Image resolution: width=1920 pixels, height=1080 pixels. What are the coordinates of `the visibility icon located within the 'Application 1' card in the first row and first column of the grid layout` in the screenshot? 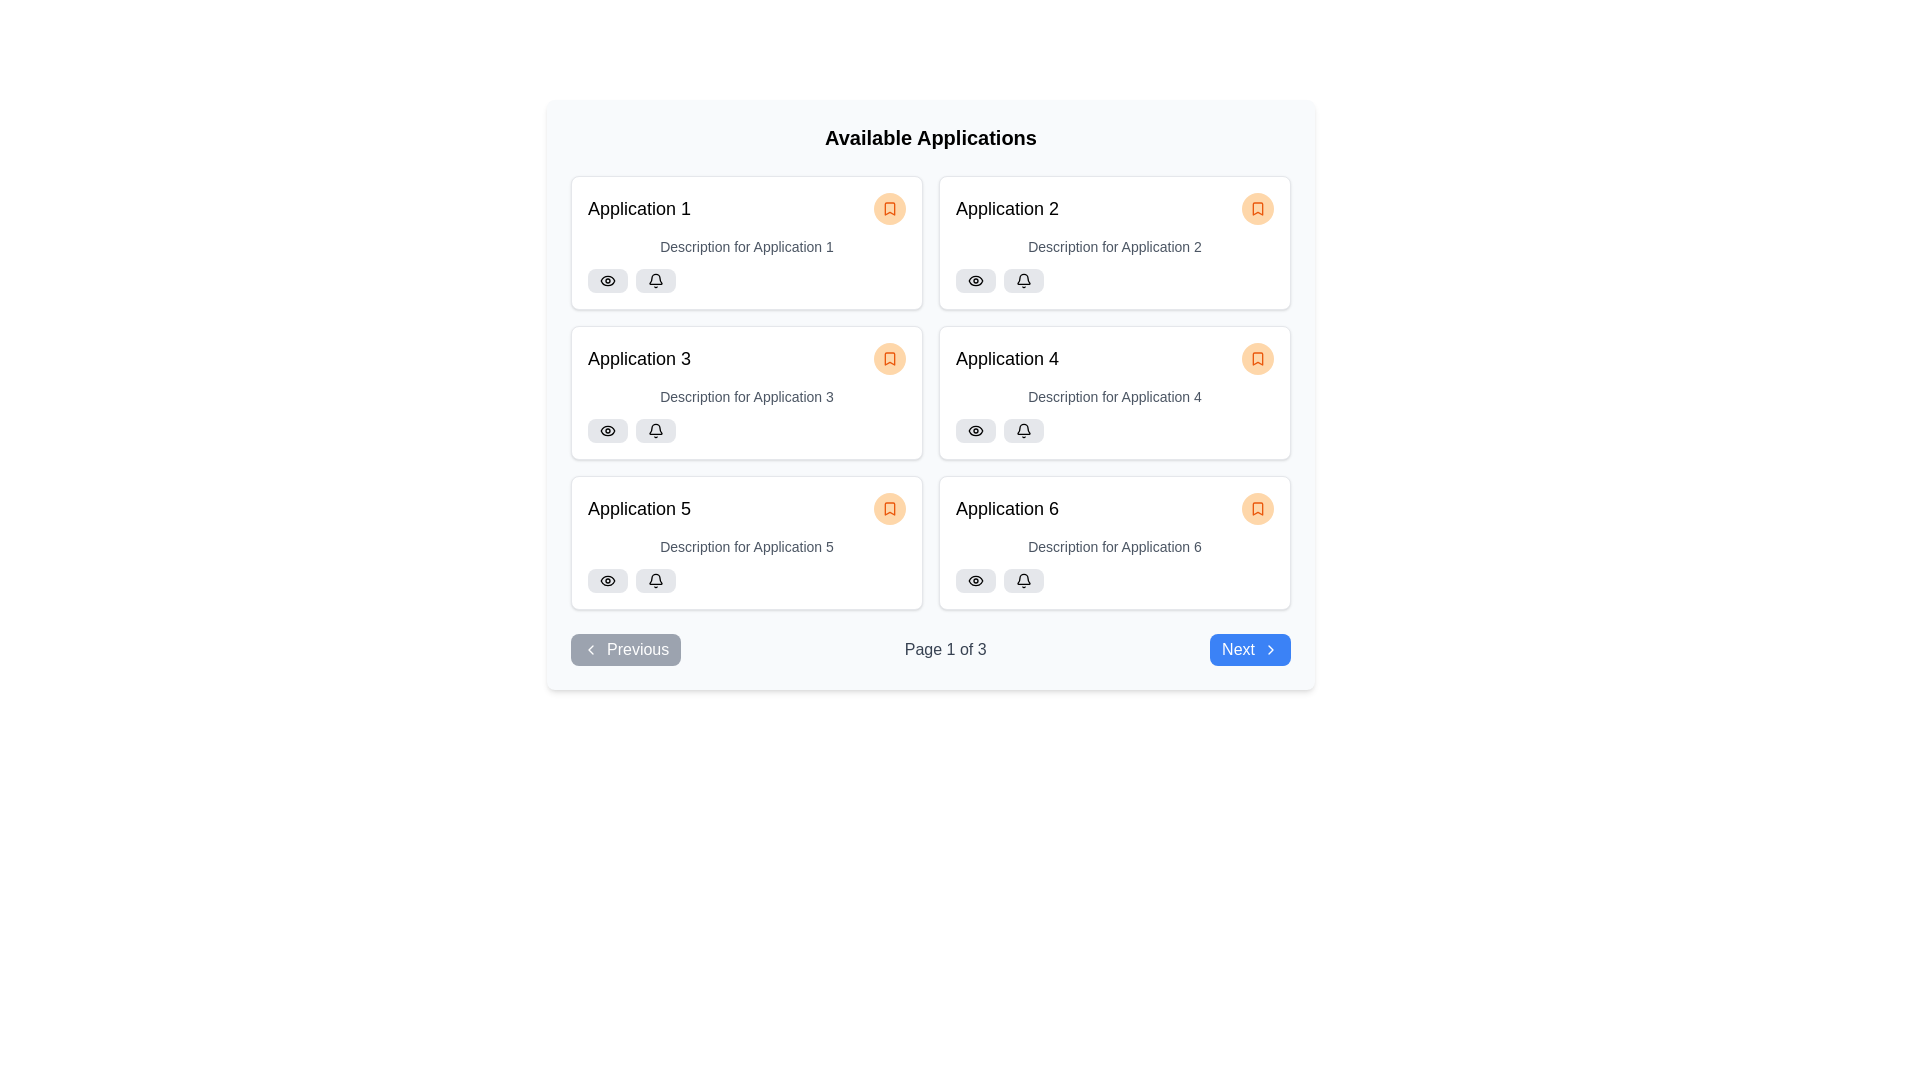 It's located at (607, 281).